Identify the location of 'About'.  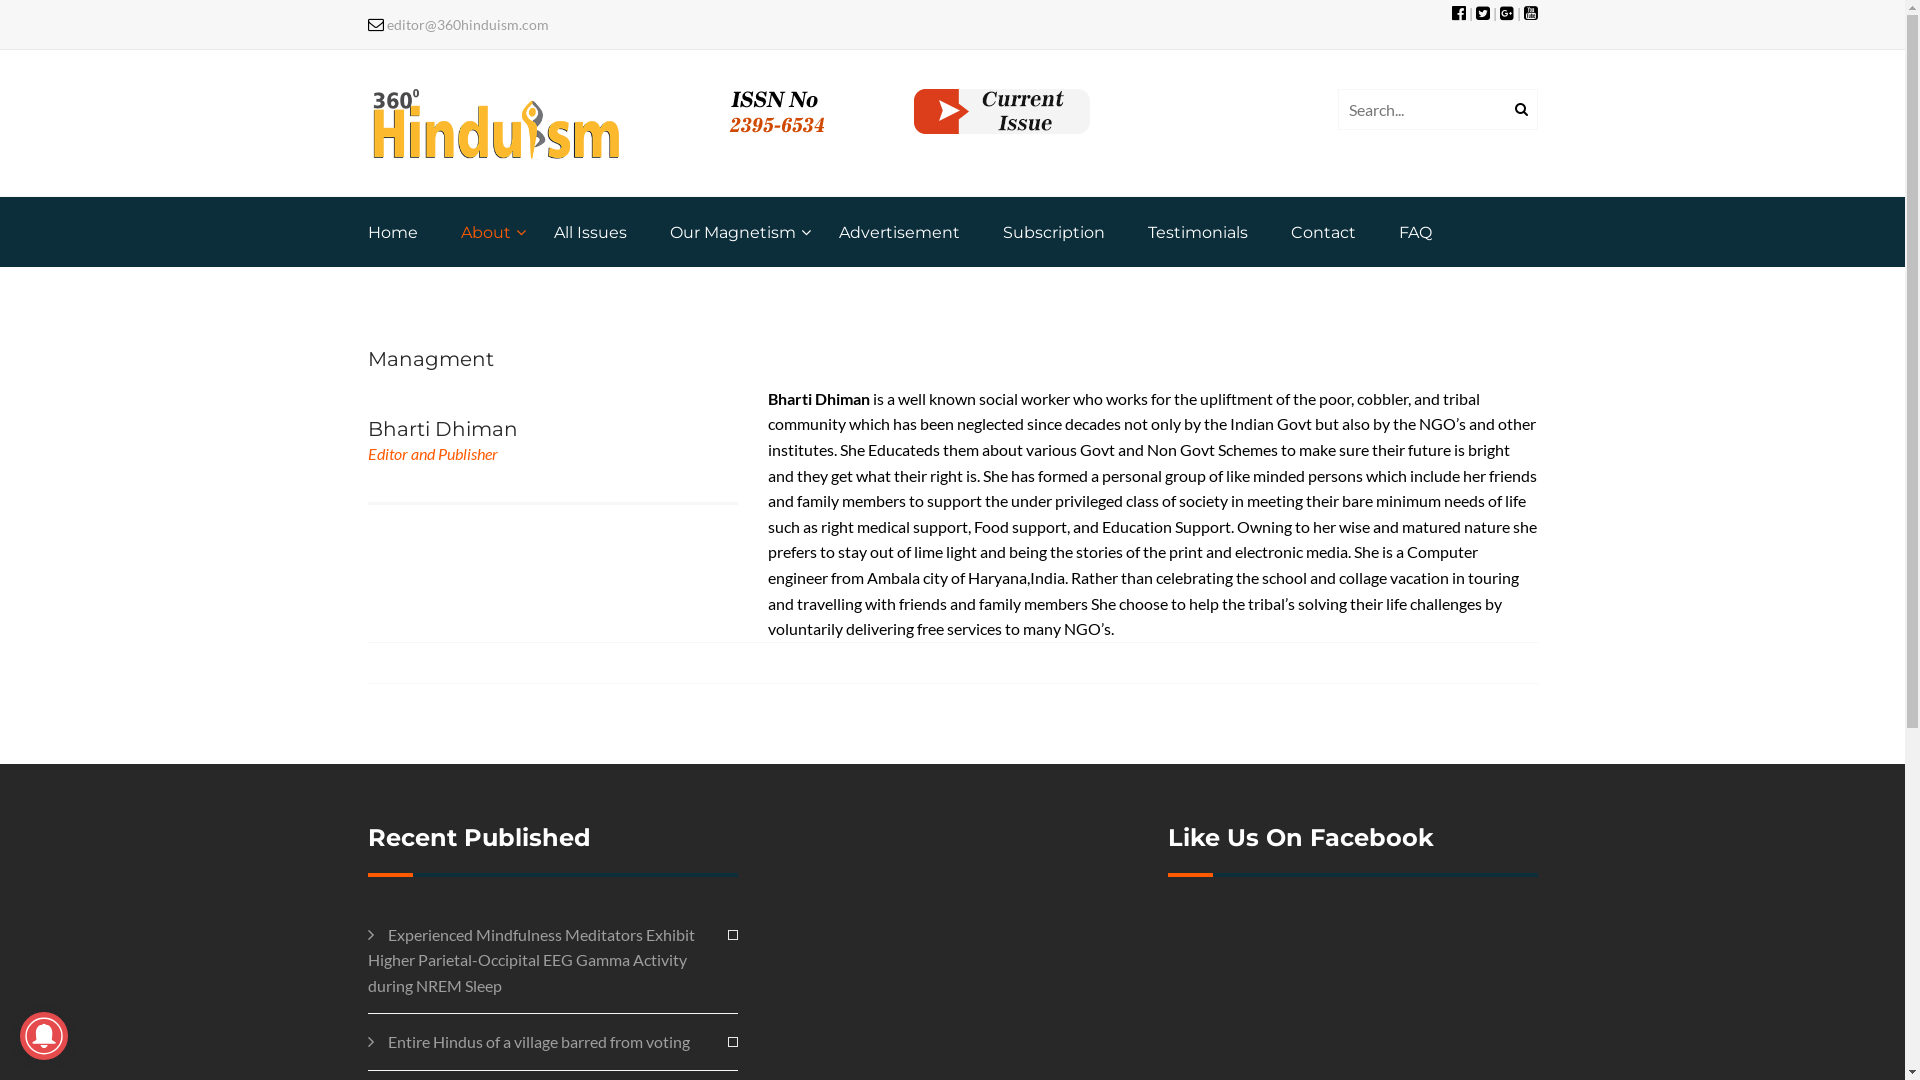
(459, 231).